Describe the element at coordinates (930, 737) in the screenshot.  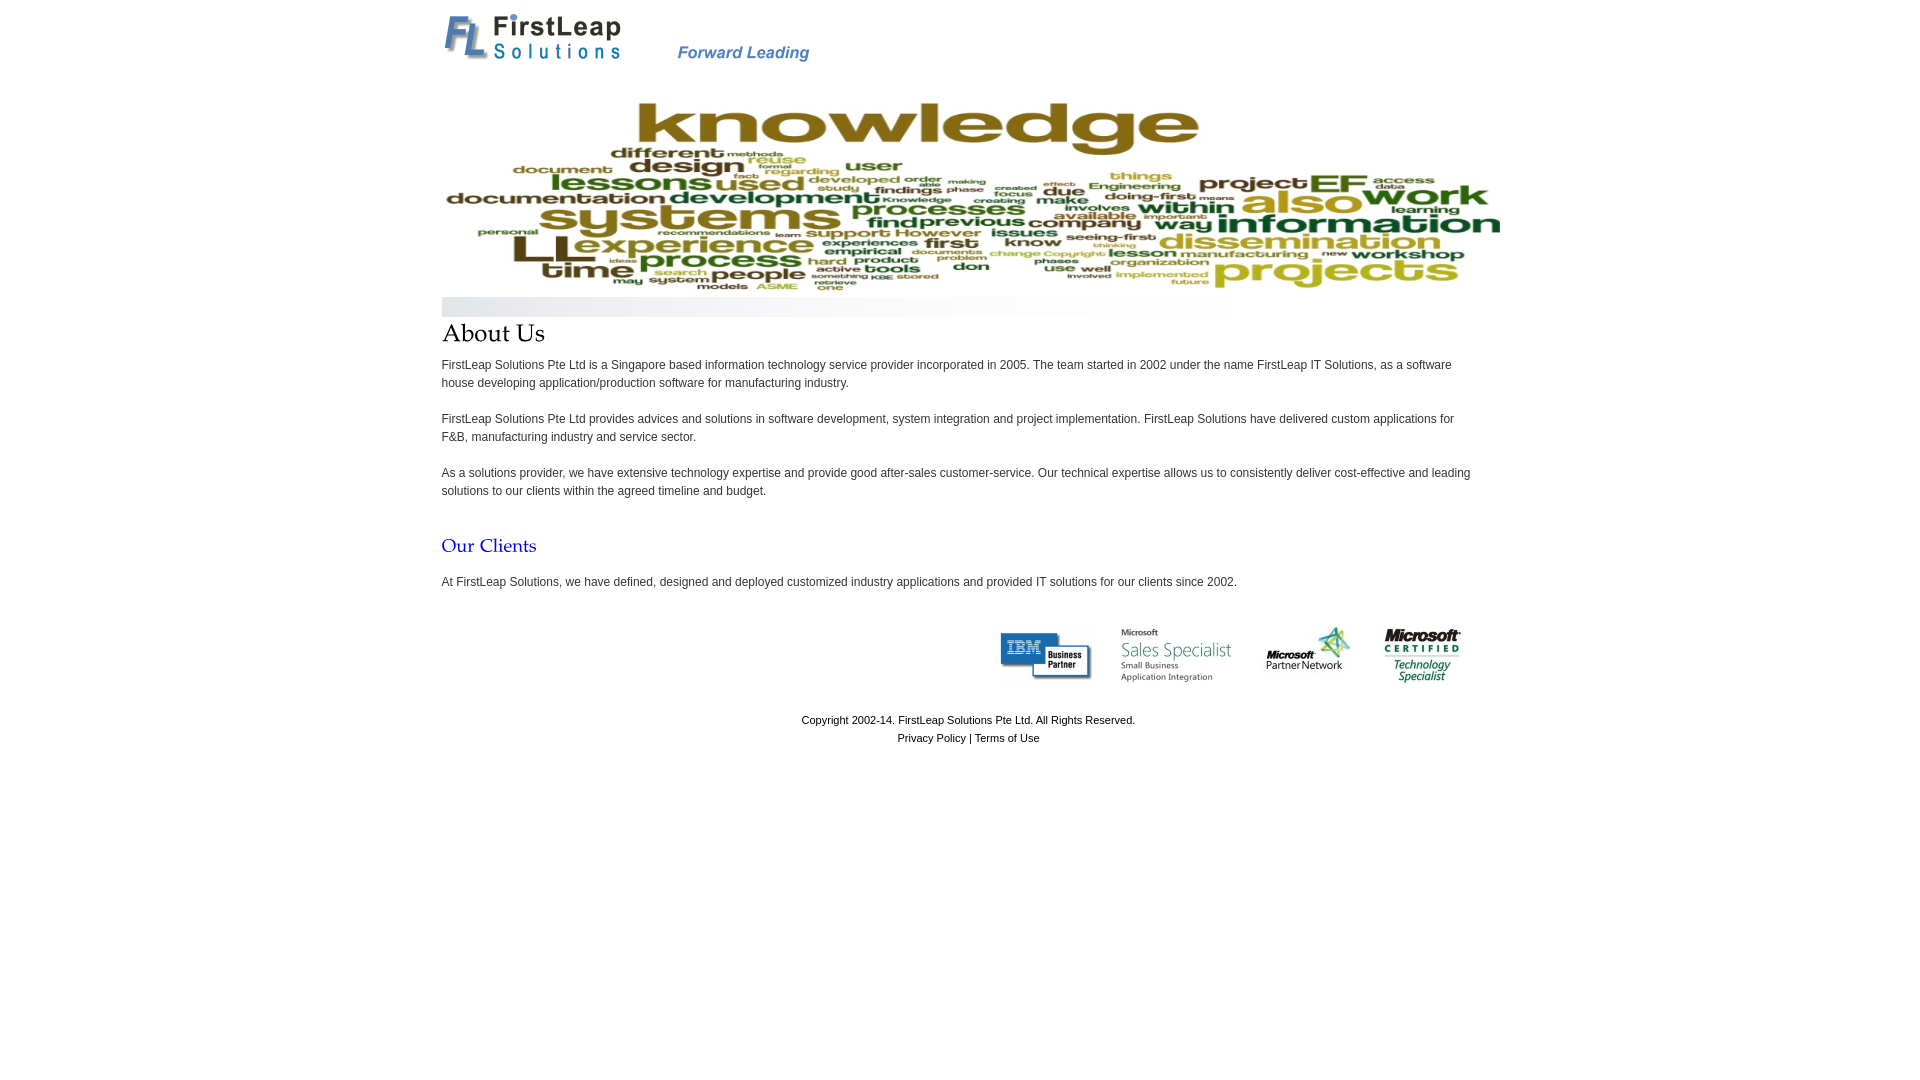
I see `'Privacy Policy'` at that location.